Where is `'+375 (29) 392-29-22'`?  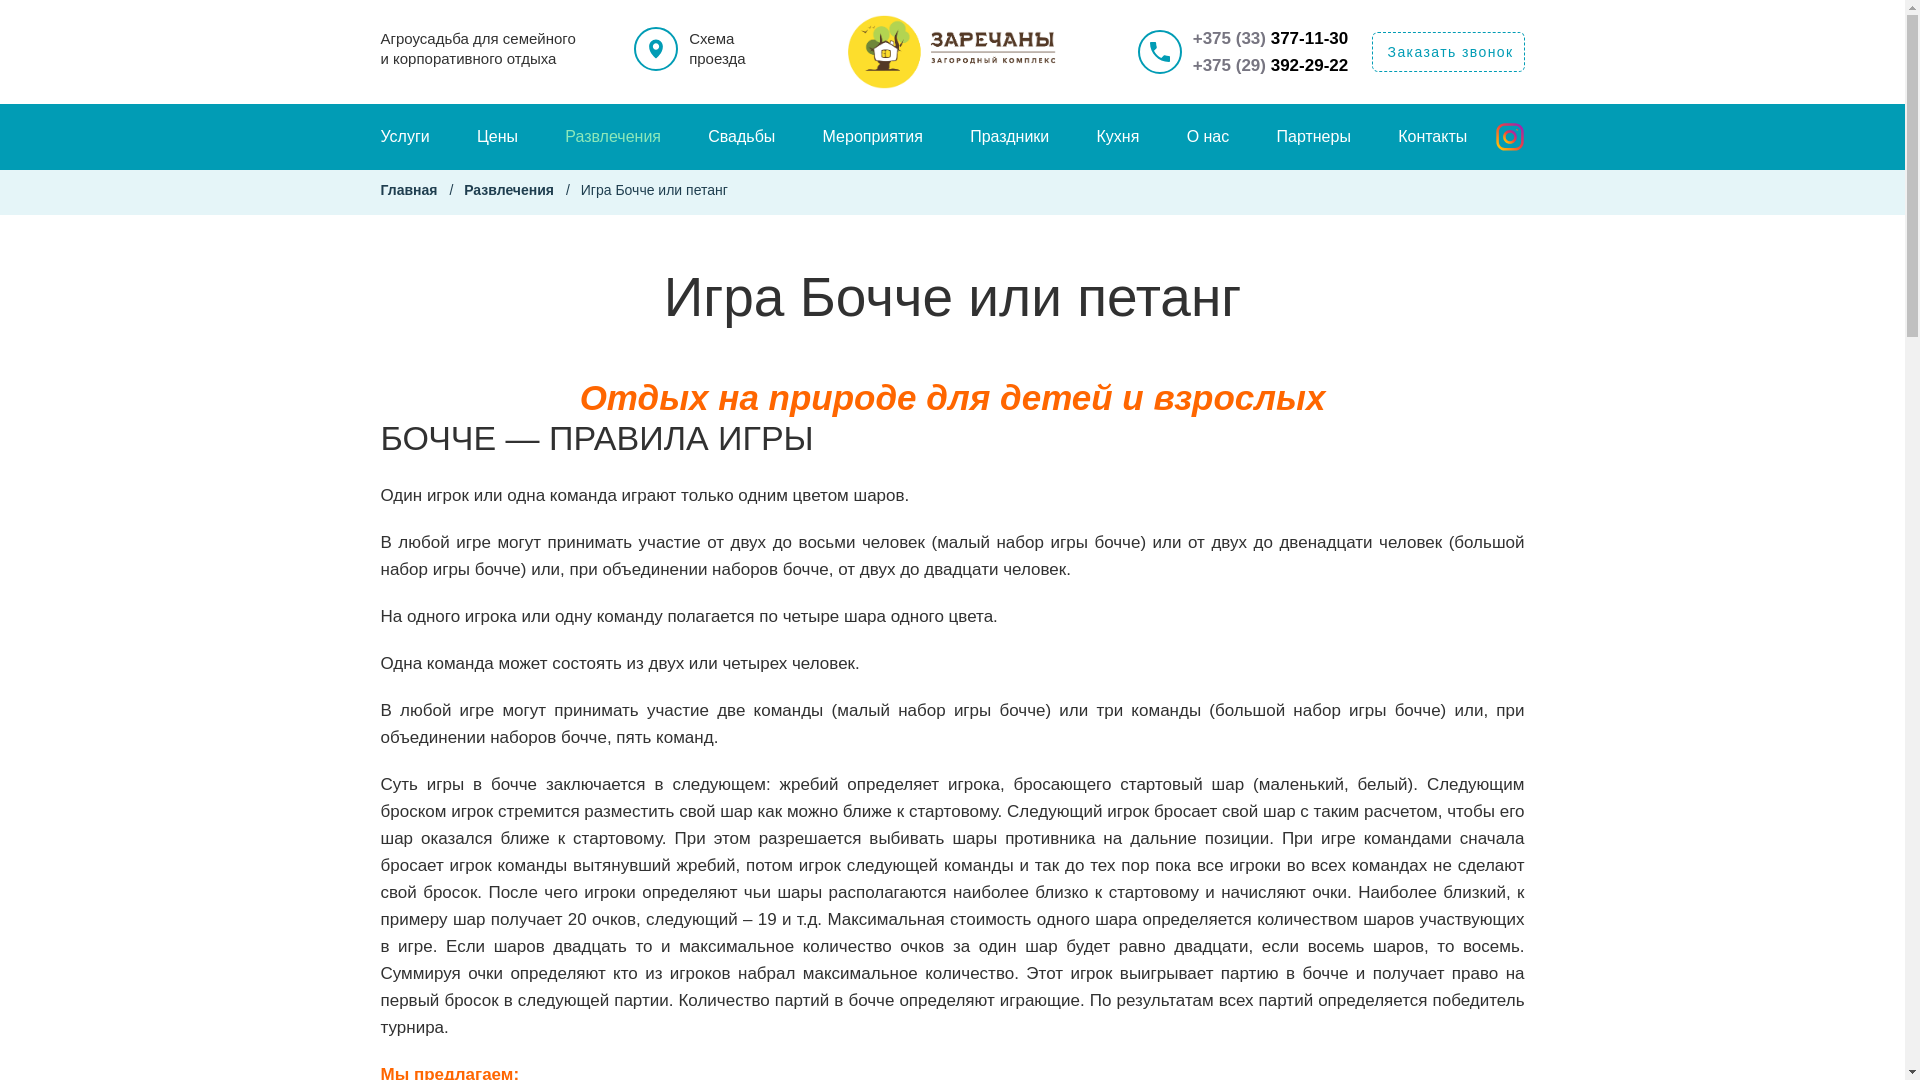 '+375 (29) 392-29-22' is located at coordinates (1270, 64).